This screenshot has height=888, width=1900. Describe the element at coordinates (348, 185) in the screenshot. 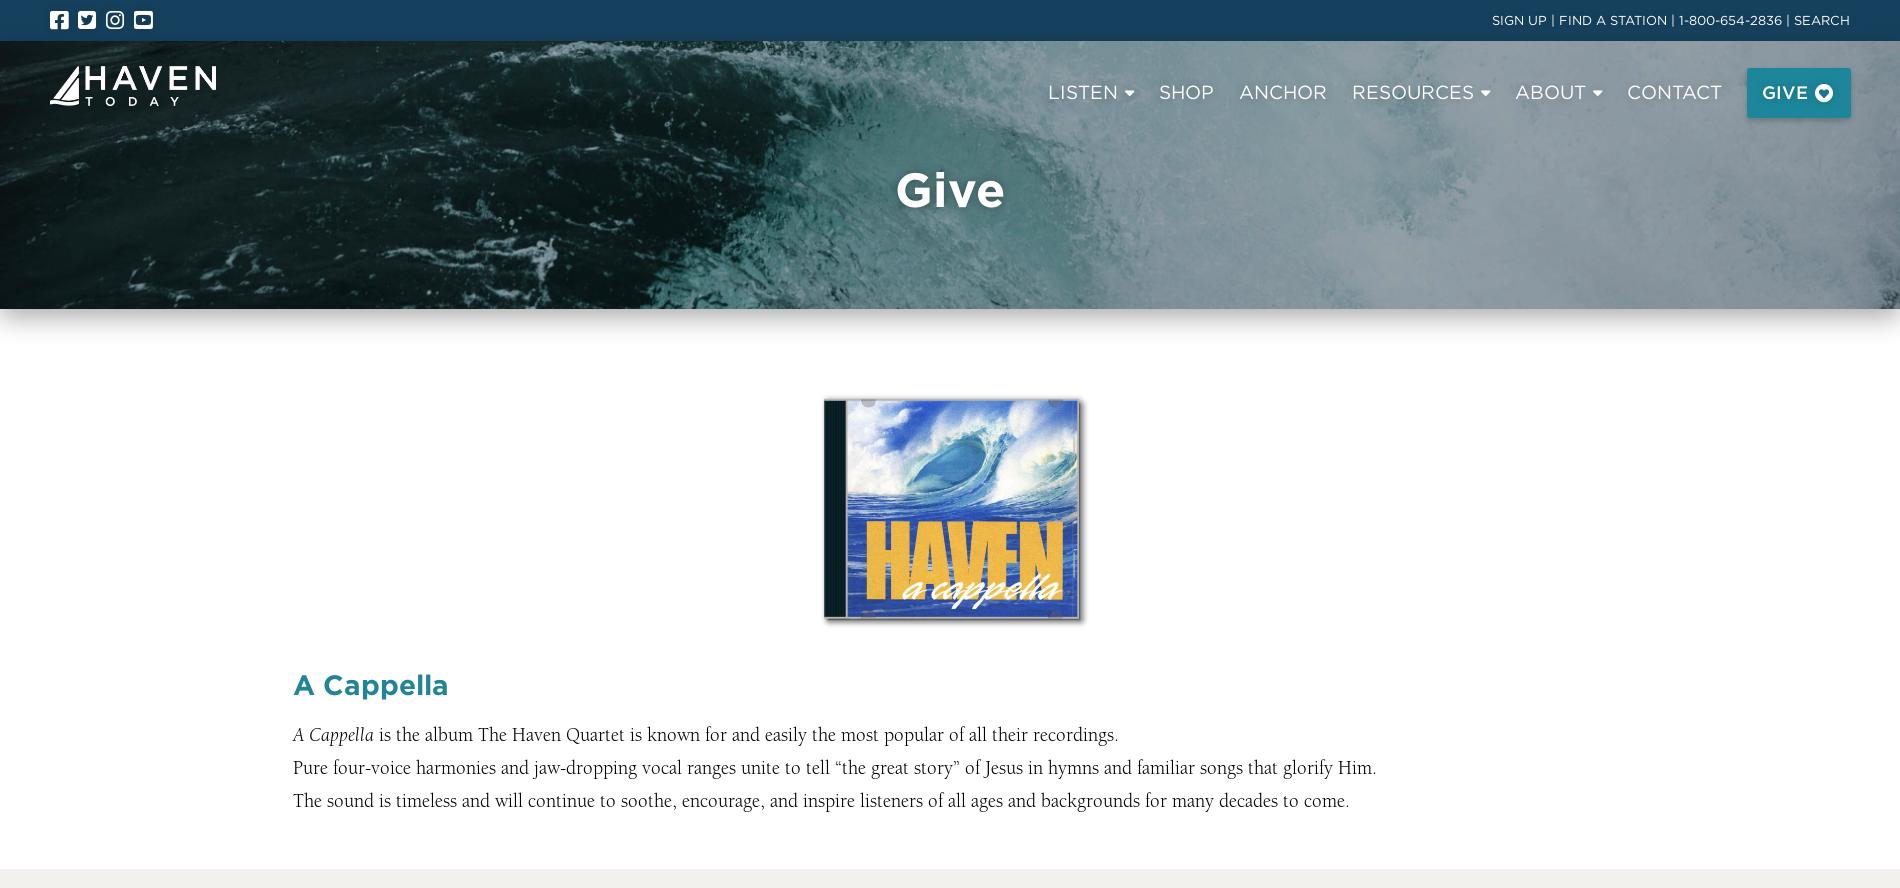

I see `'Find A Station'` at that location.